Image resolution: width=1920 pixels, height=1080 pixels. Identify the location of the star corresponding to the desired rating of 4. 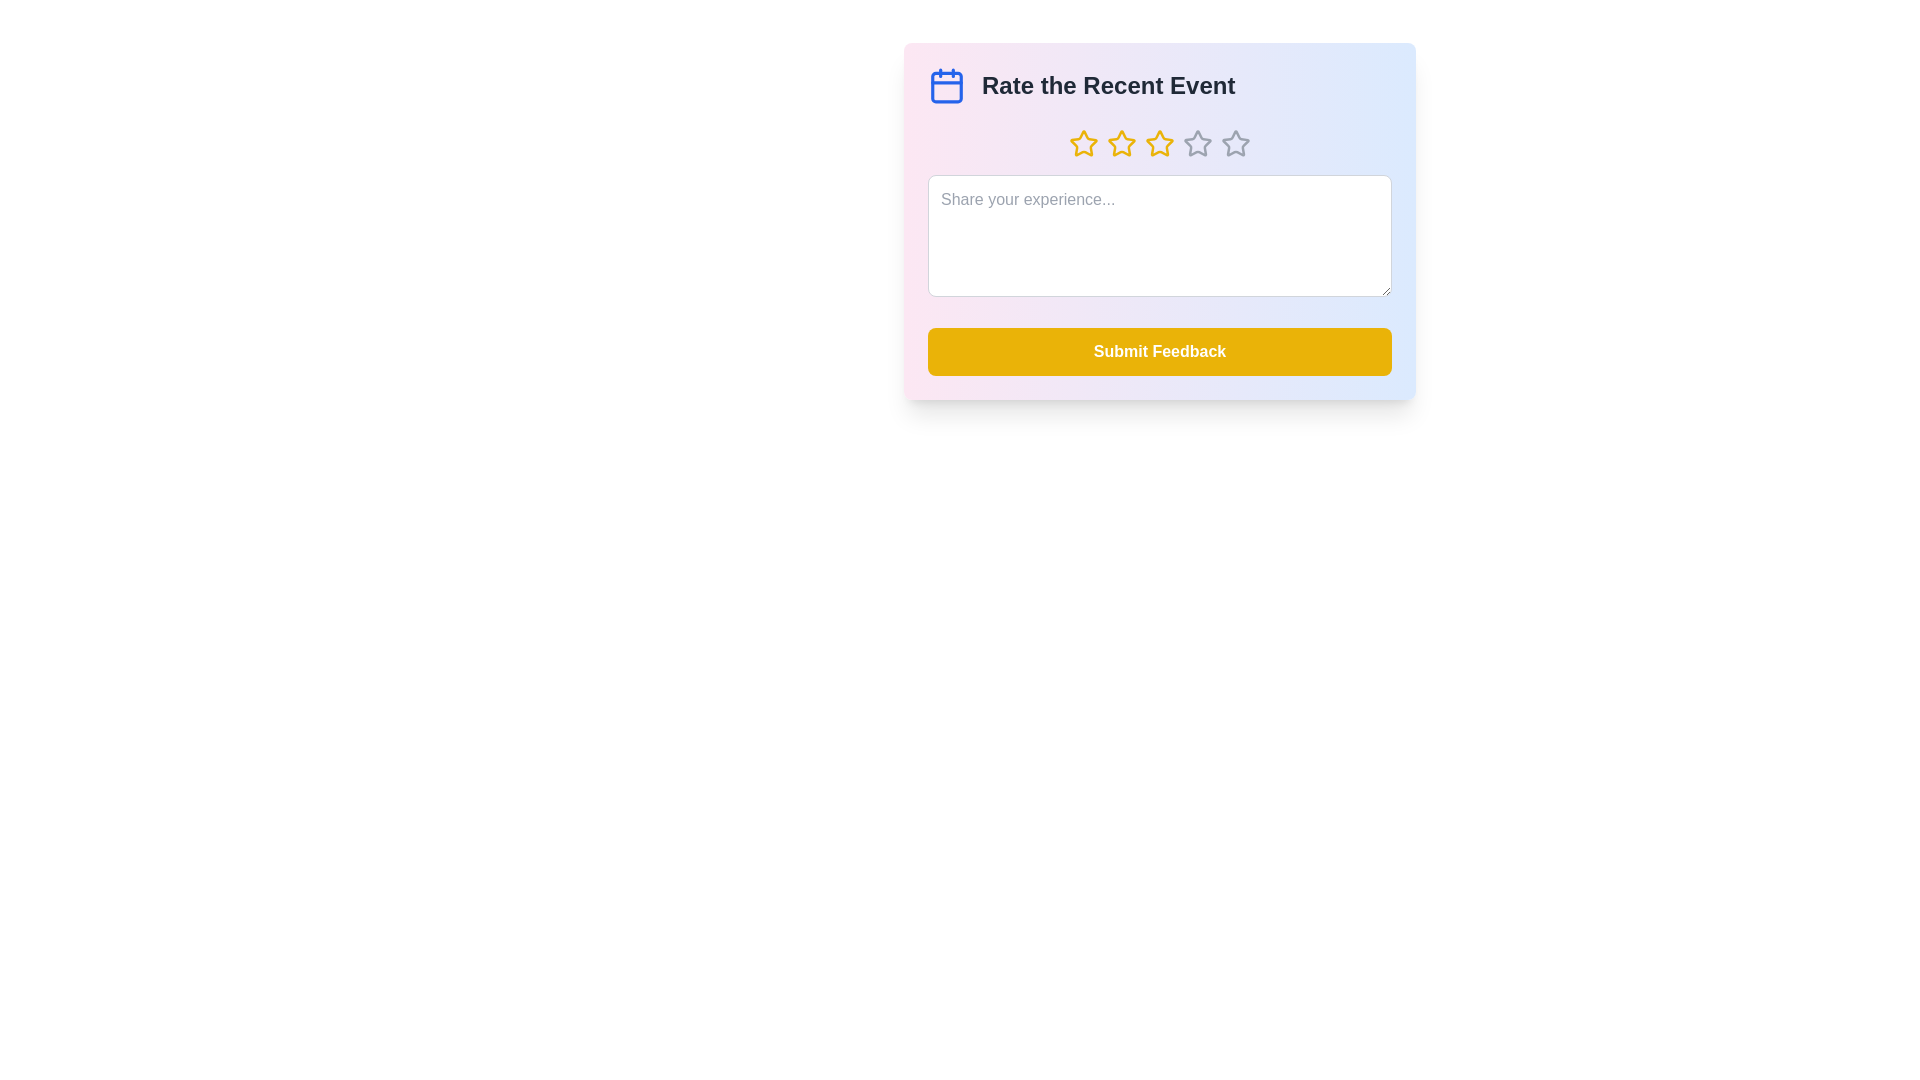
(1198, 142).